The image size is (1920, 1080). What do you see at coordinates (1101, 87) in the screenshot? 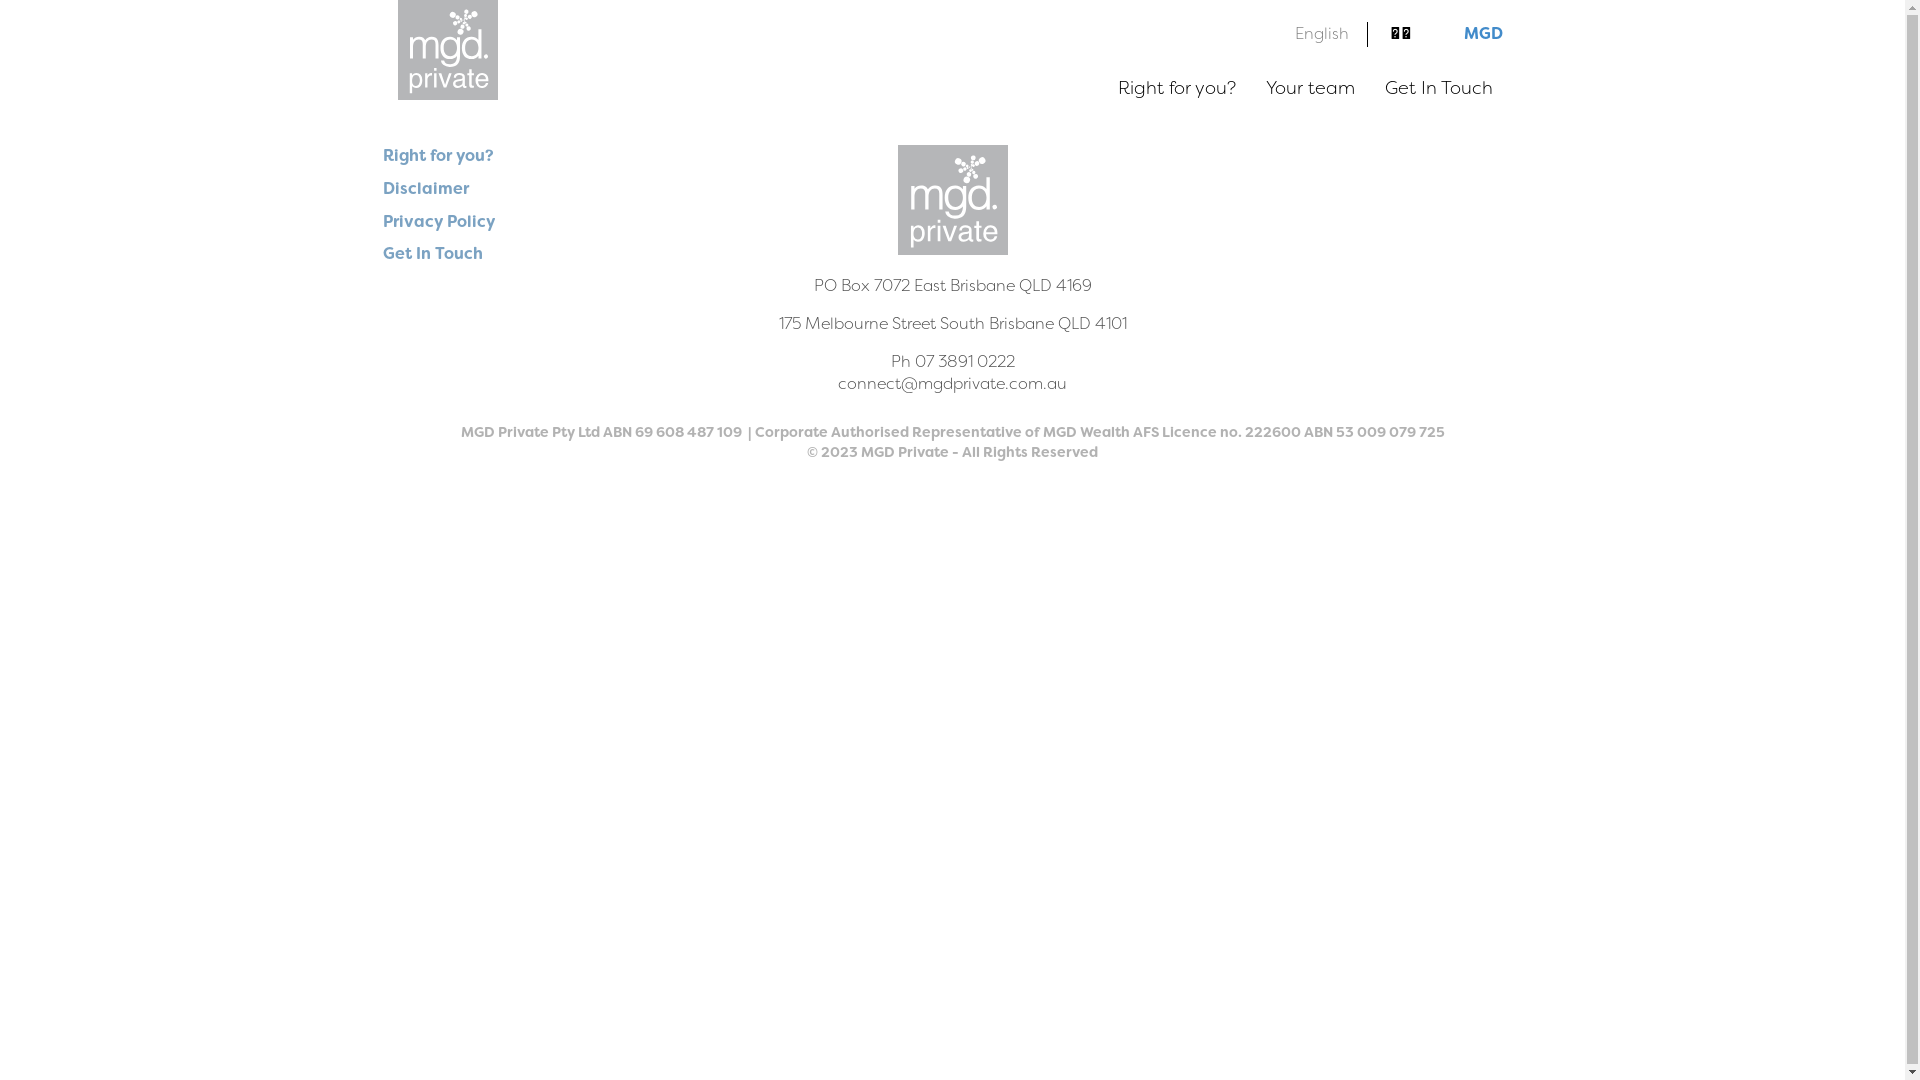
I see `'Right for you?'` at bounding box center [1101, 87].